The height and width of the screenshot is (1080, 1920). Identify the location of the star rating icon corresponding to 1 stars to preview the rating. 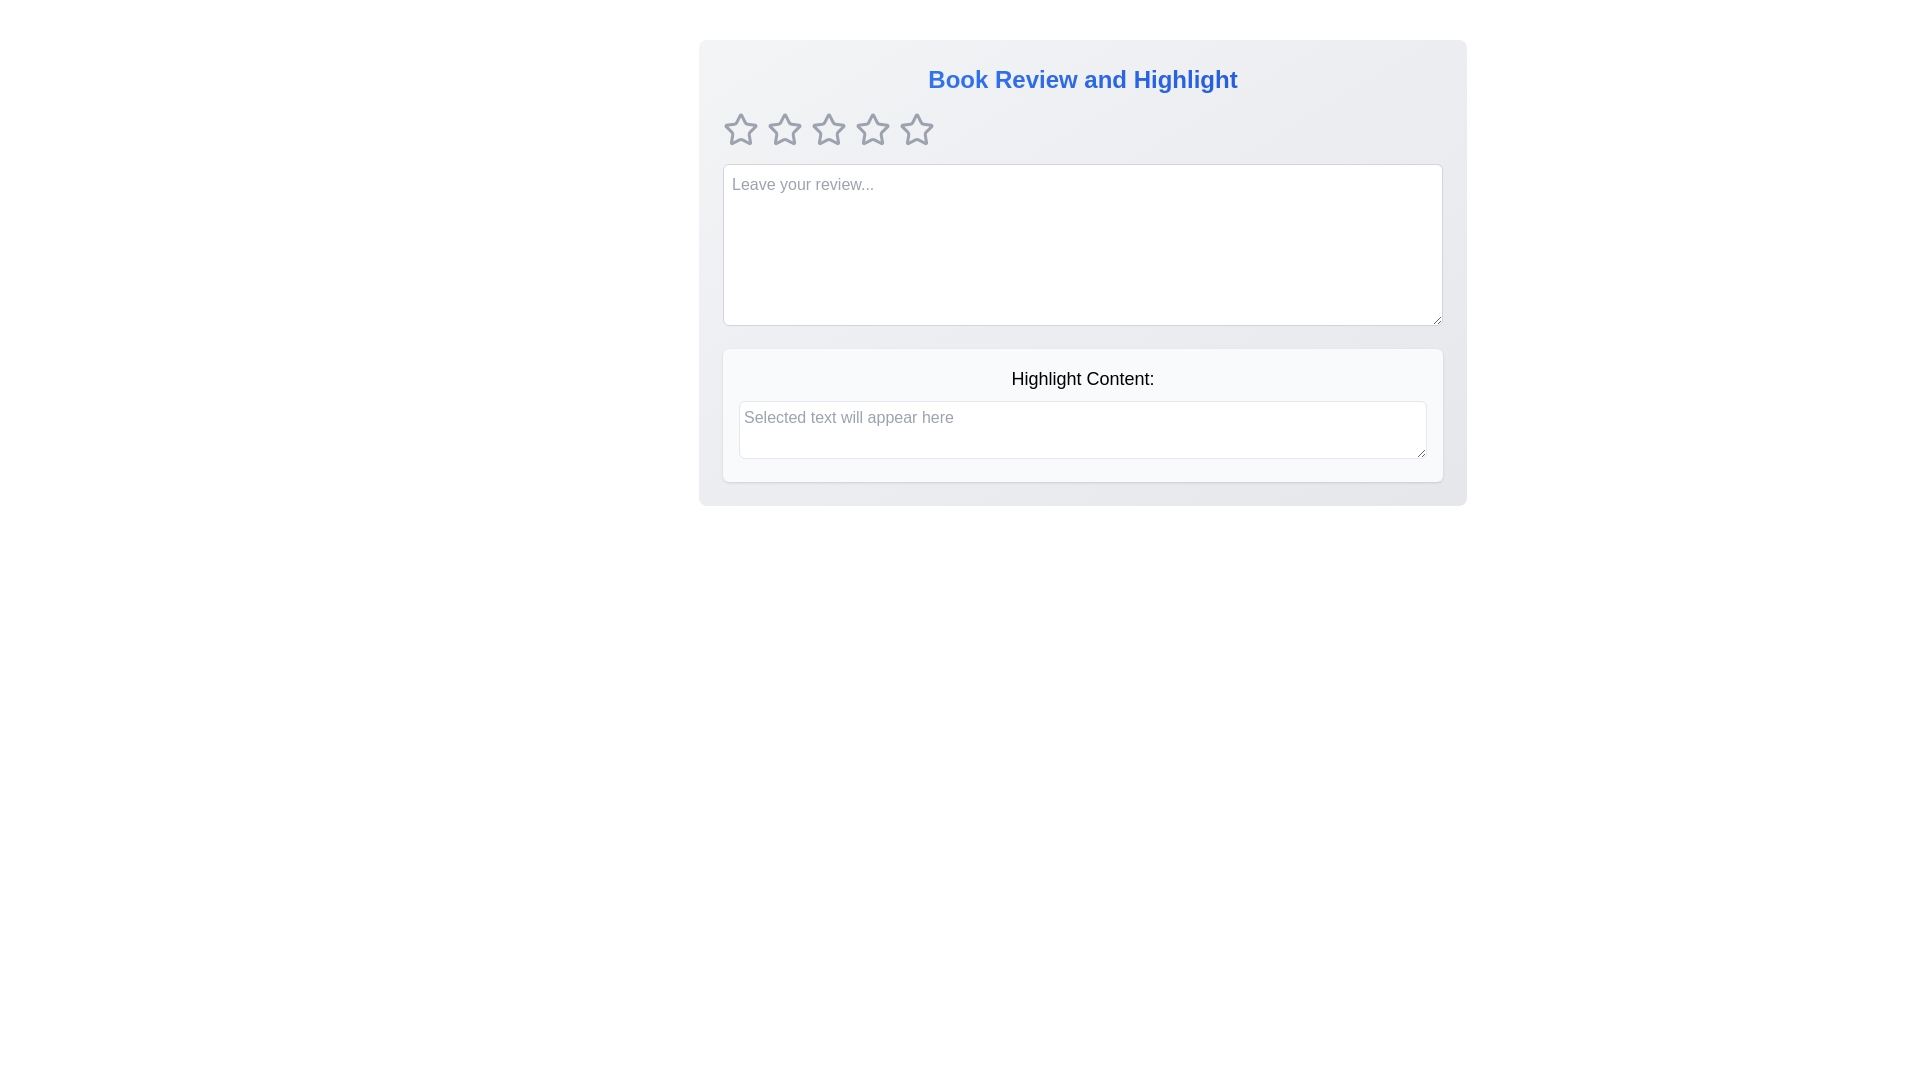
(739, 130).